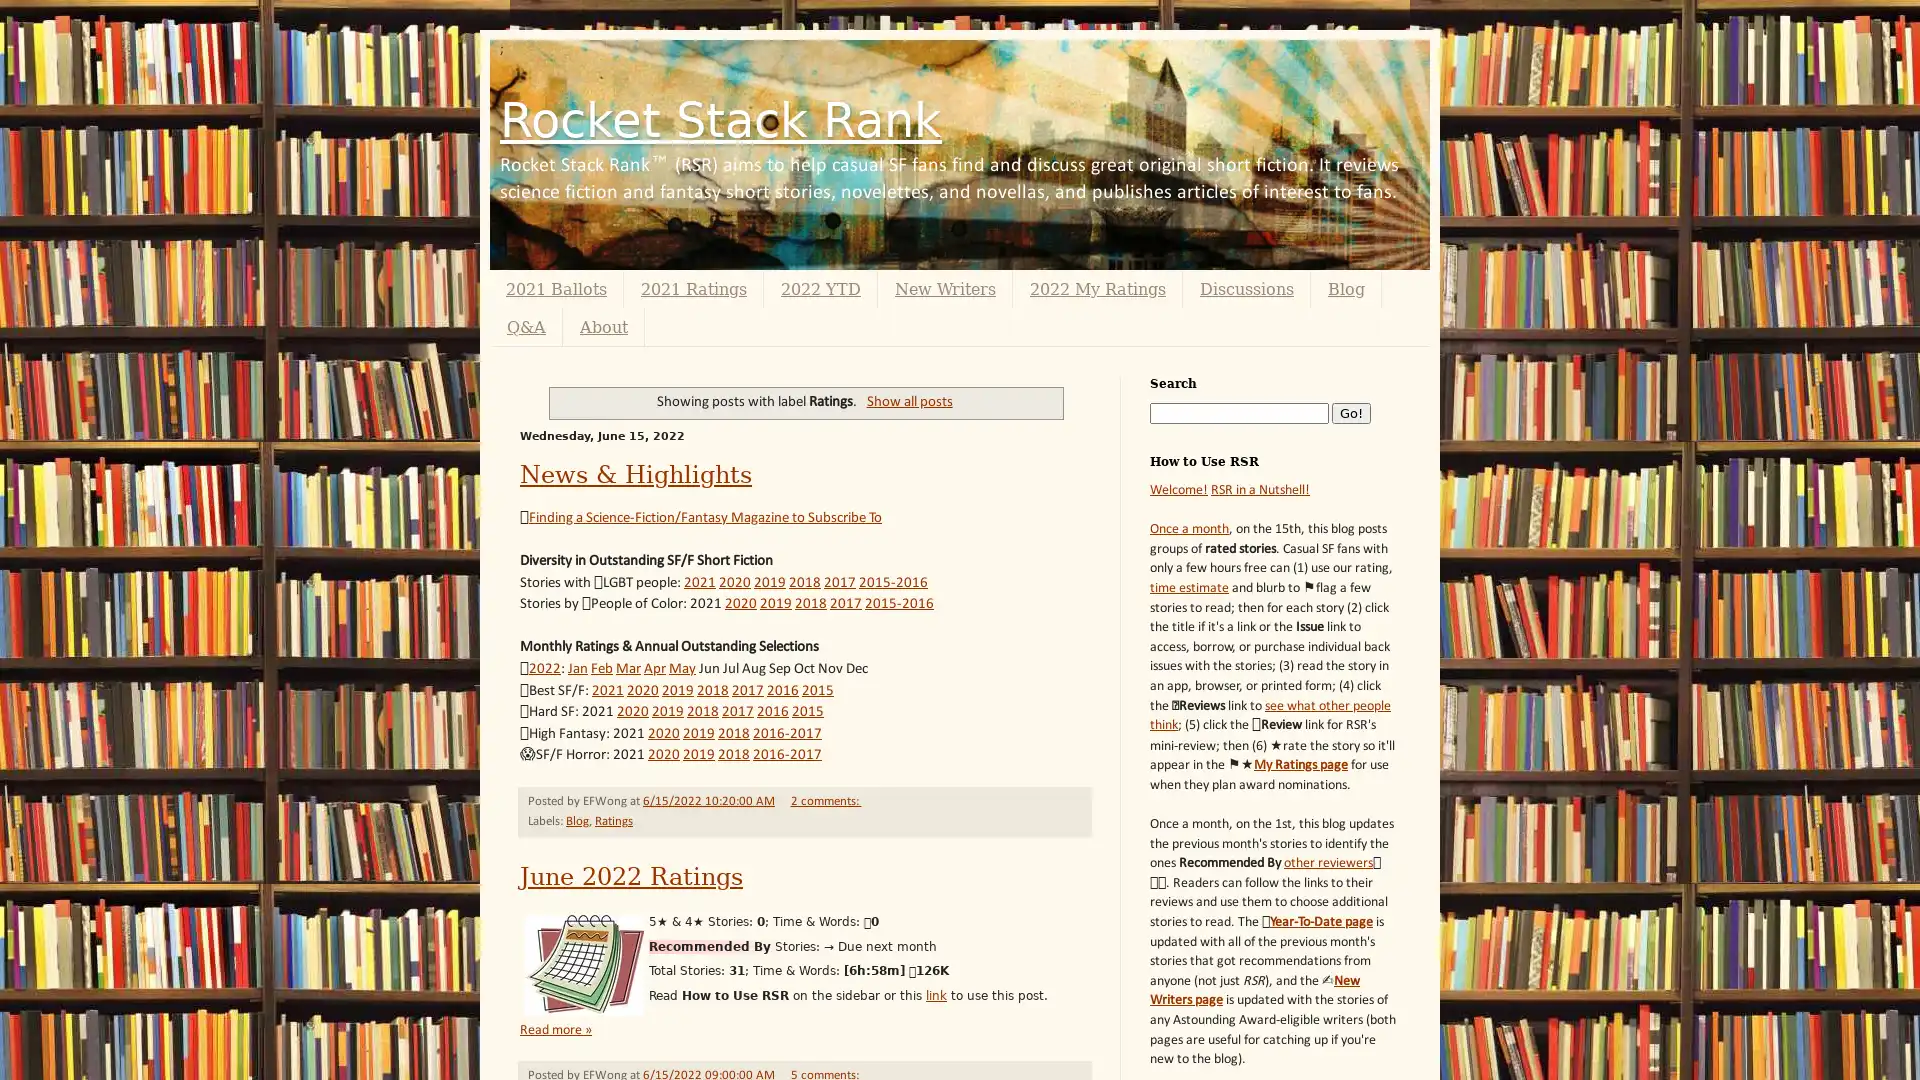 The width and height of the screenshot is (1920, 1080). What do you see at coordinates (1351, 412) in the screenshot?
I see `Go!` at bounding box center [1351, 412].